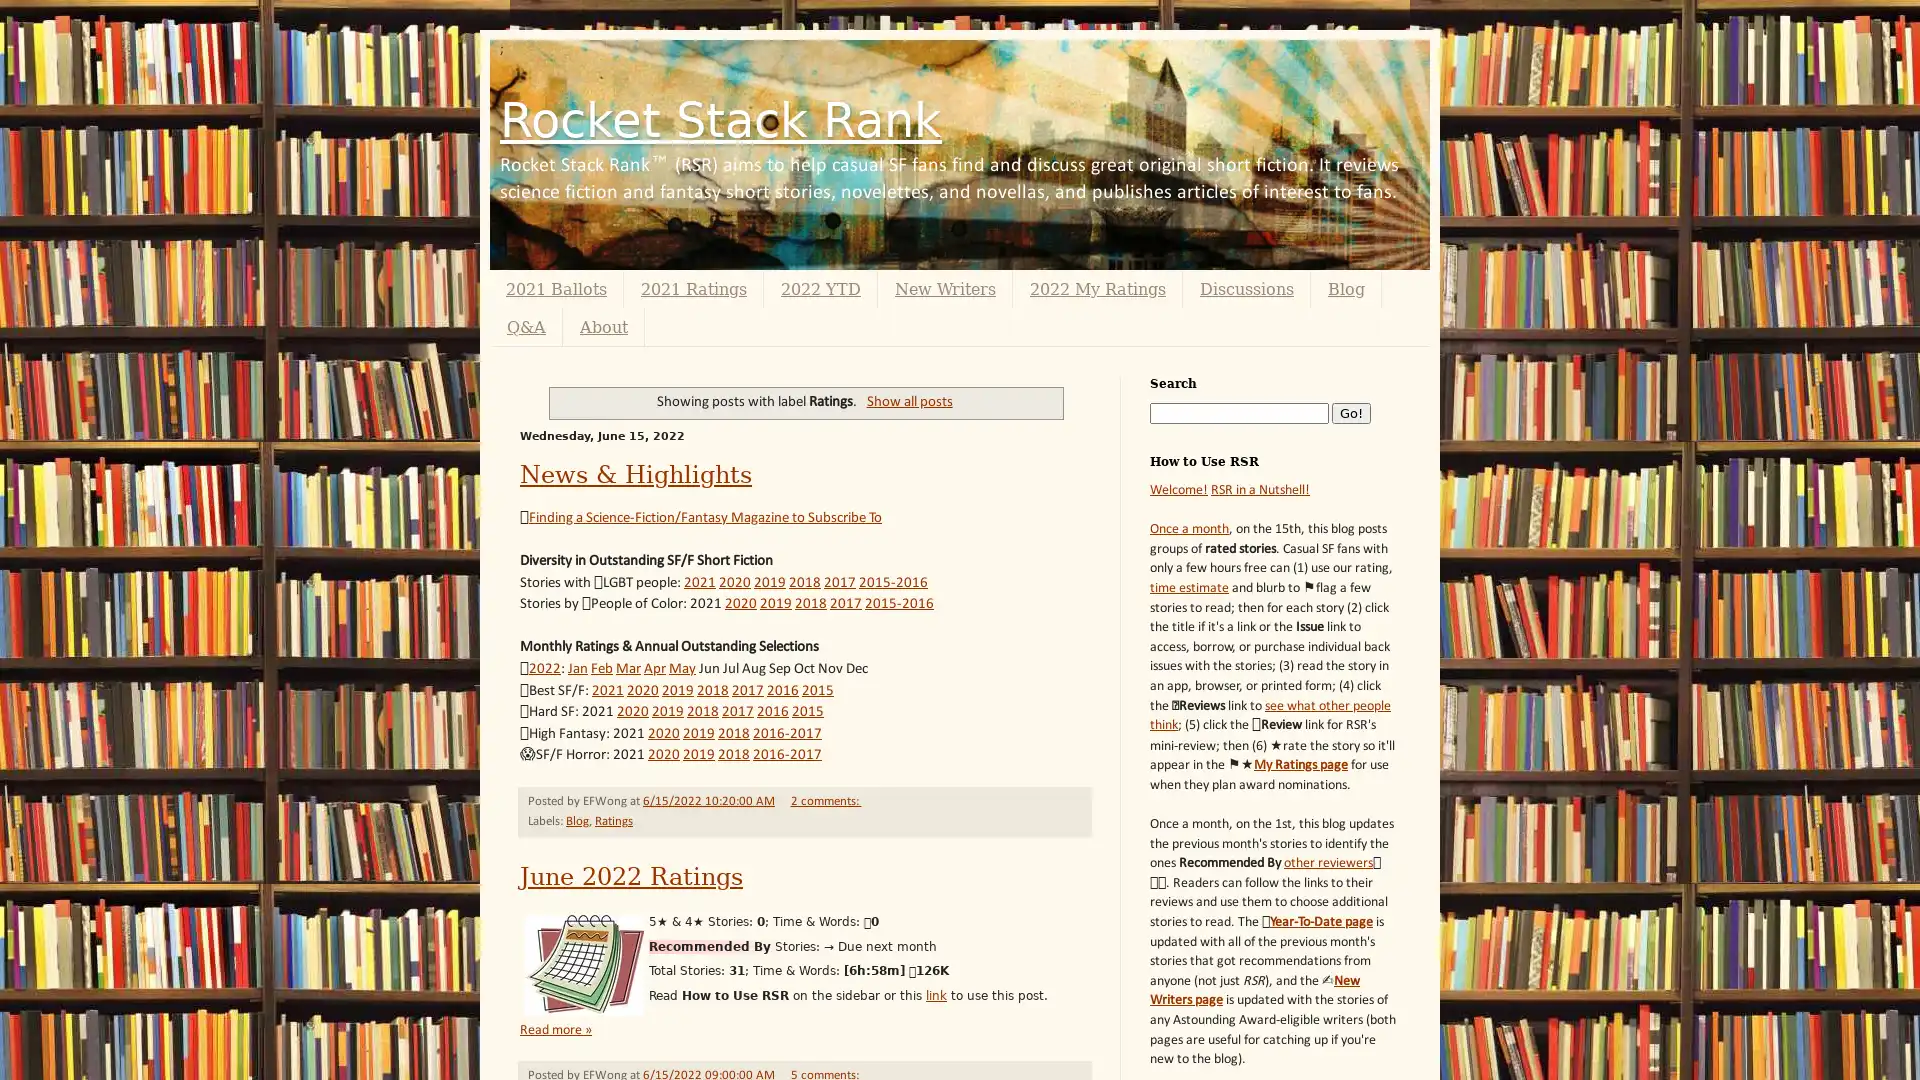 The width and height of the screenshot is (1920, 1080). What do you see at coordinates (1351, 412) in the screenshot?
I see `Go!` at bounding box center [1351, 412].